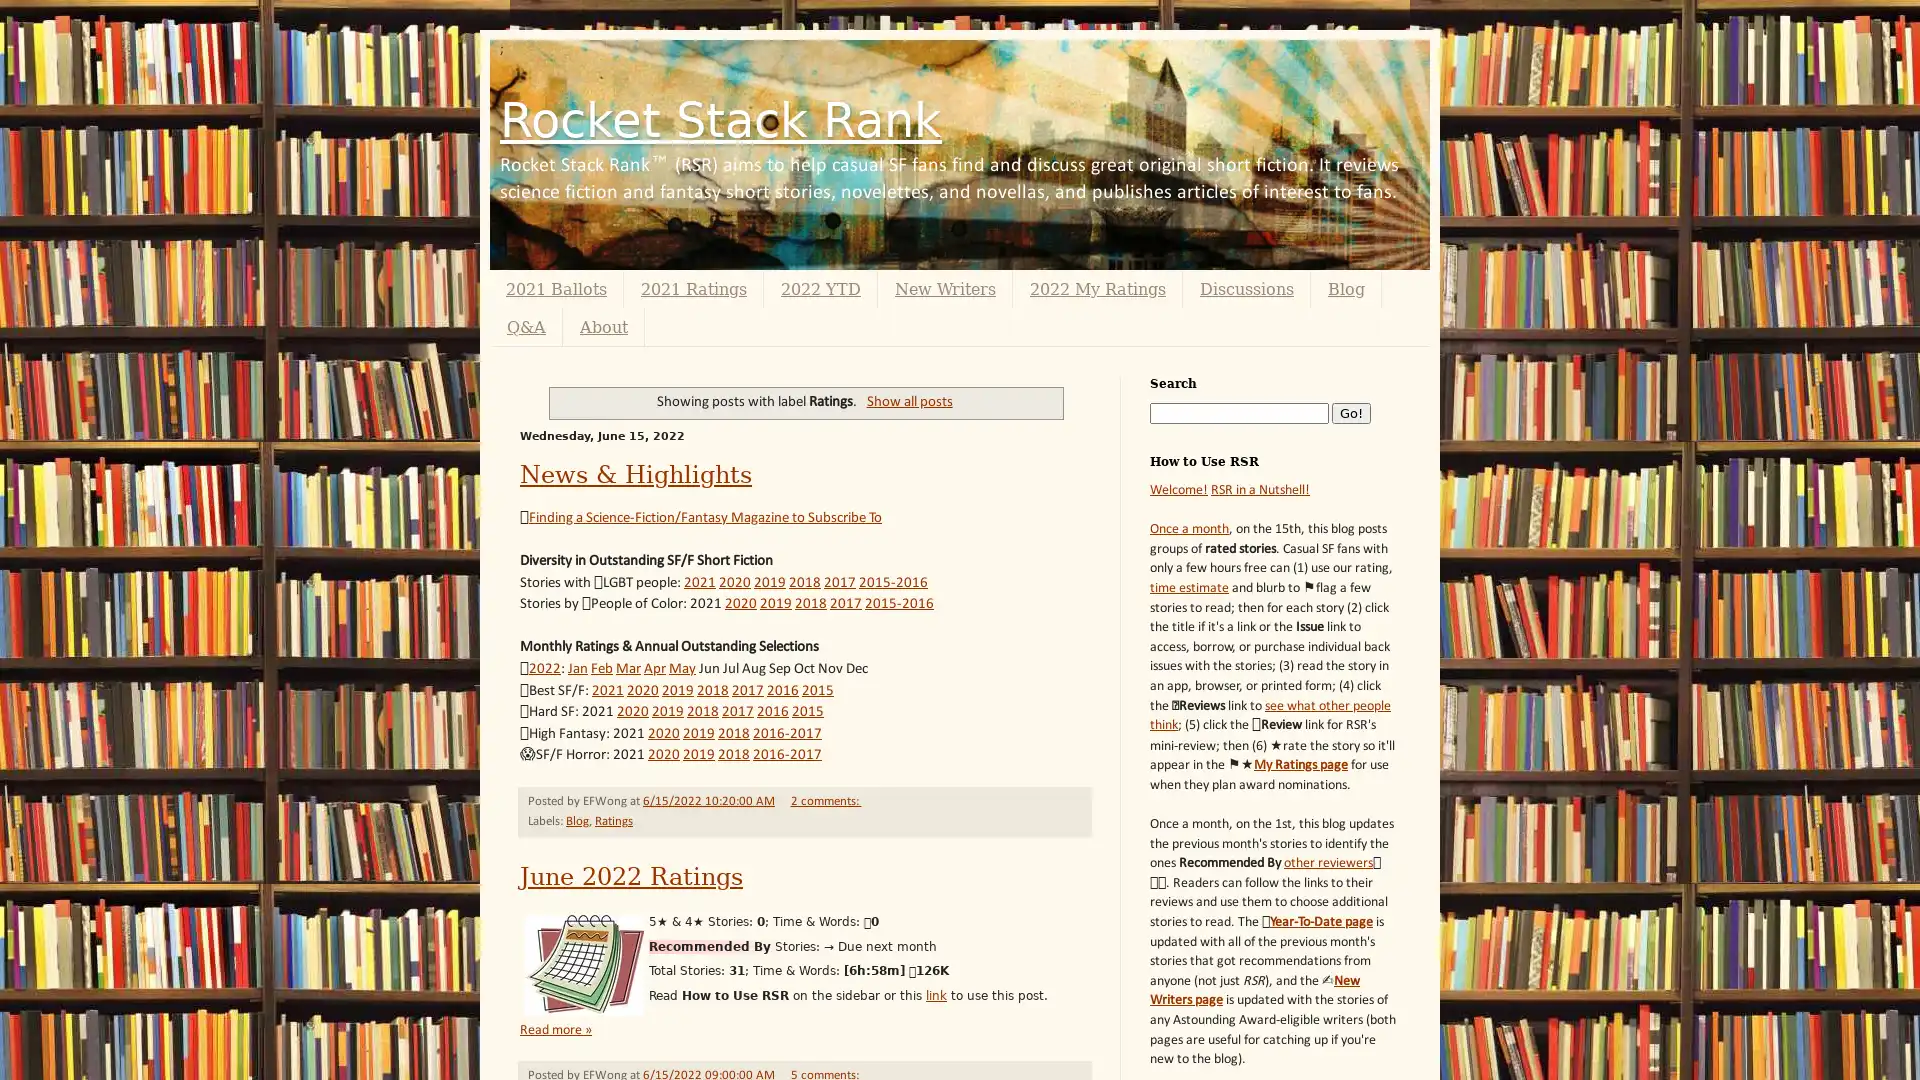 The width and height of the screenshot is (1920, 1080). What do you see at coordinates (1351, 412) in the screenshot?
I see `Go!` at bounding box center [1351, 412].